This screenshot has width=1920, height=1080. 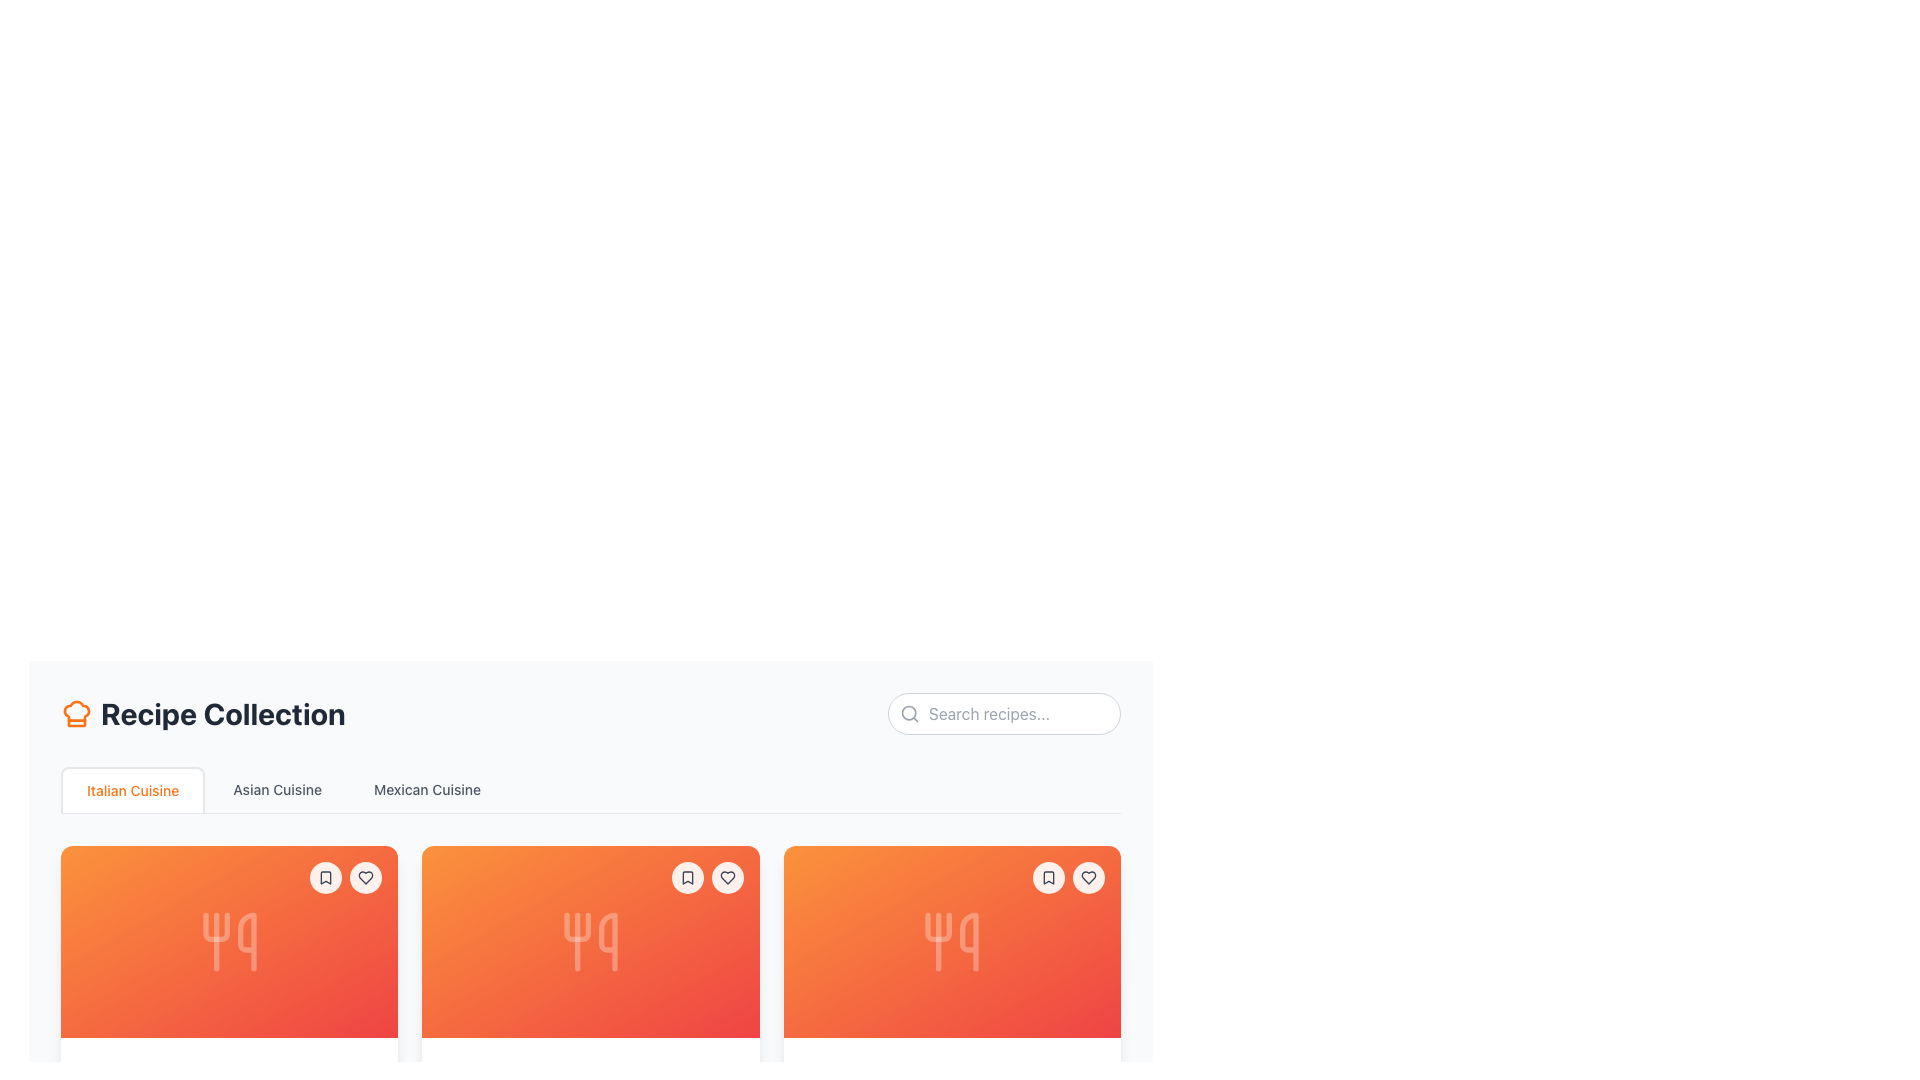 I want to click on the favorite icon located at the top-right corner of the first orange card in the grid layout to possibly reveal additional contextual information, so click(x=366, y=877).